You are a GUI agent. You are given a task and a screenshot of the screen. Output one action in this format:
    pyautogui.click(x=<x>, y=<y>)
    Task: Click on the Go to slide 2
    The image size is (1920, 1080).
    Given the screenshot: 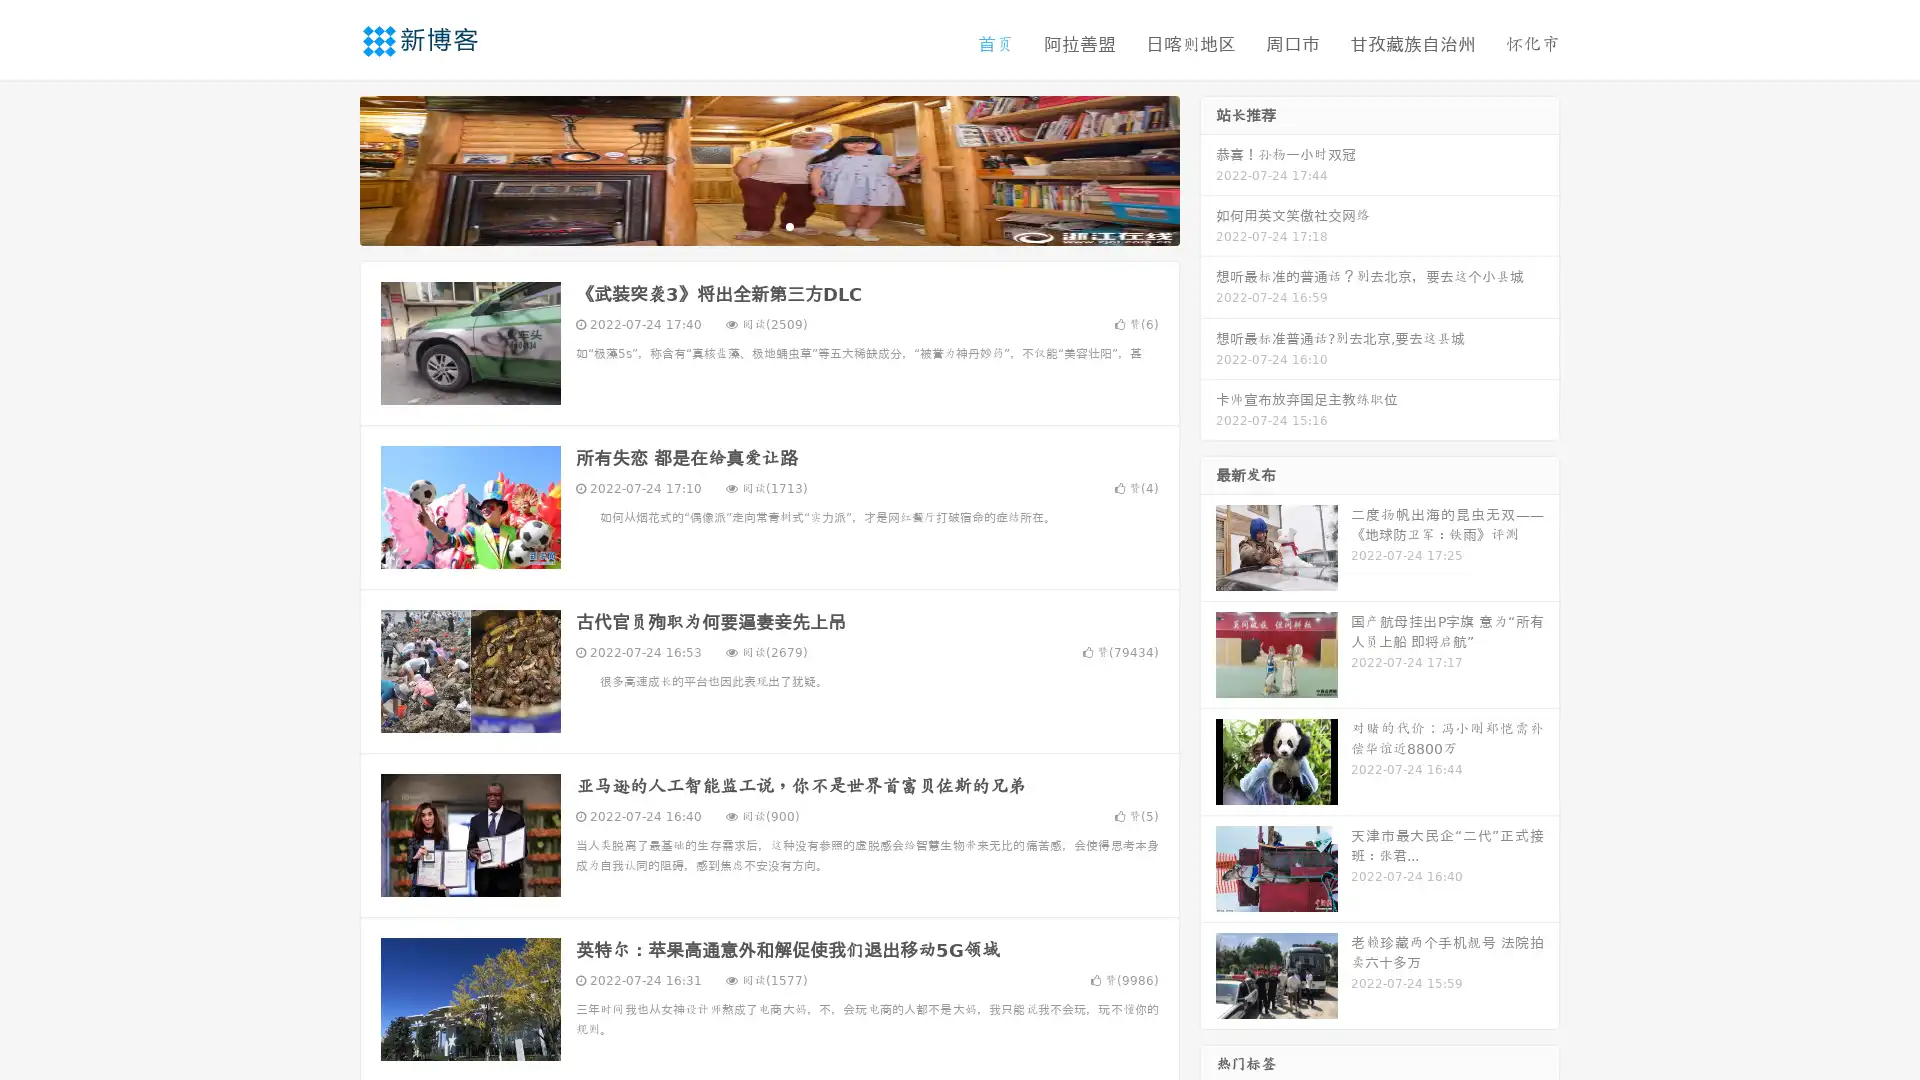 What is the action you would take?
    pyautogui.click(x=768, y=225)
    